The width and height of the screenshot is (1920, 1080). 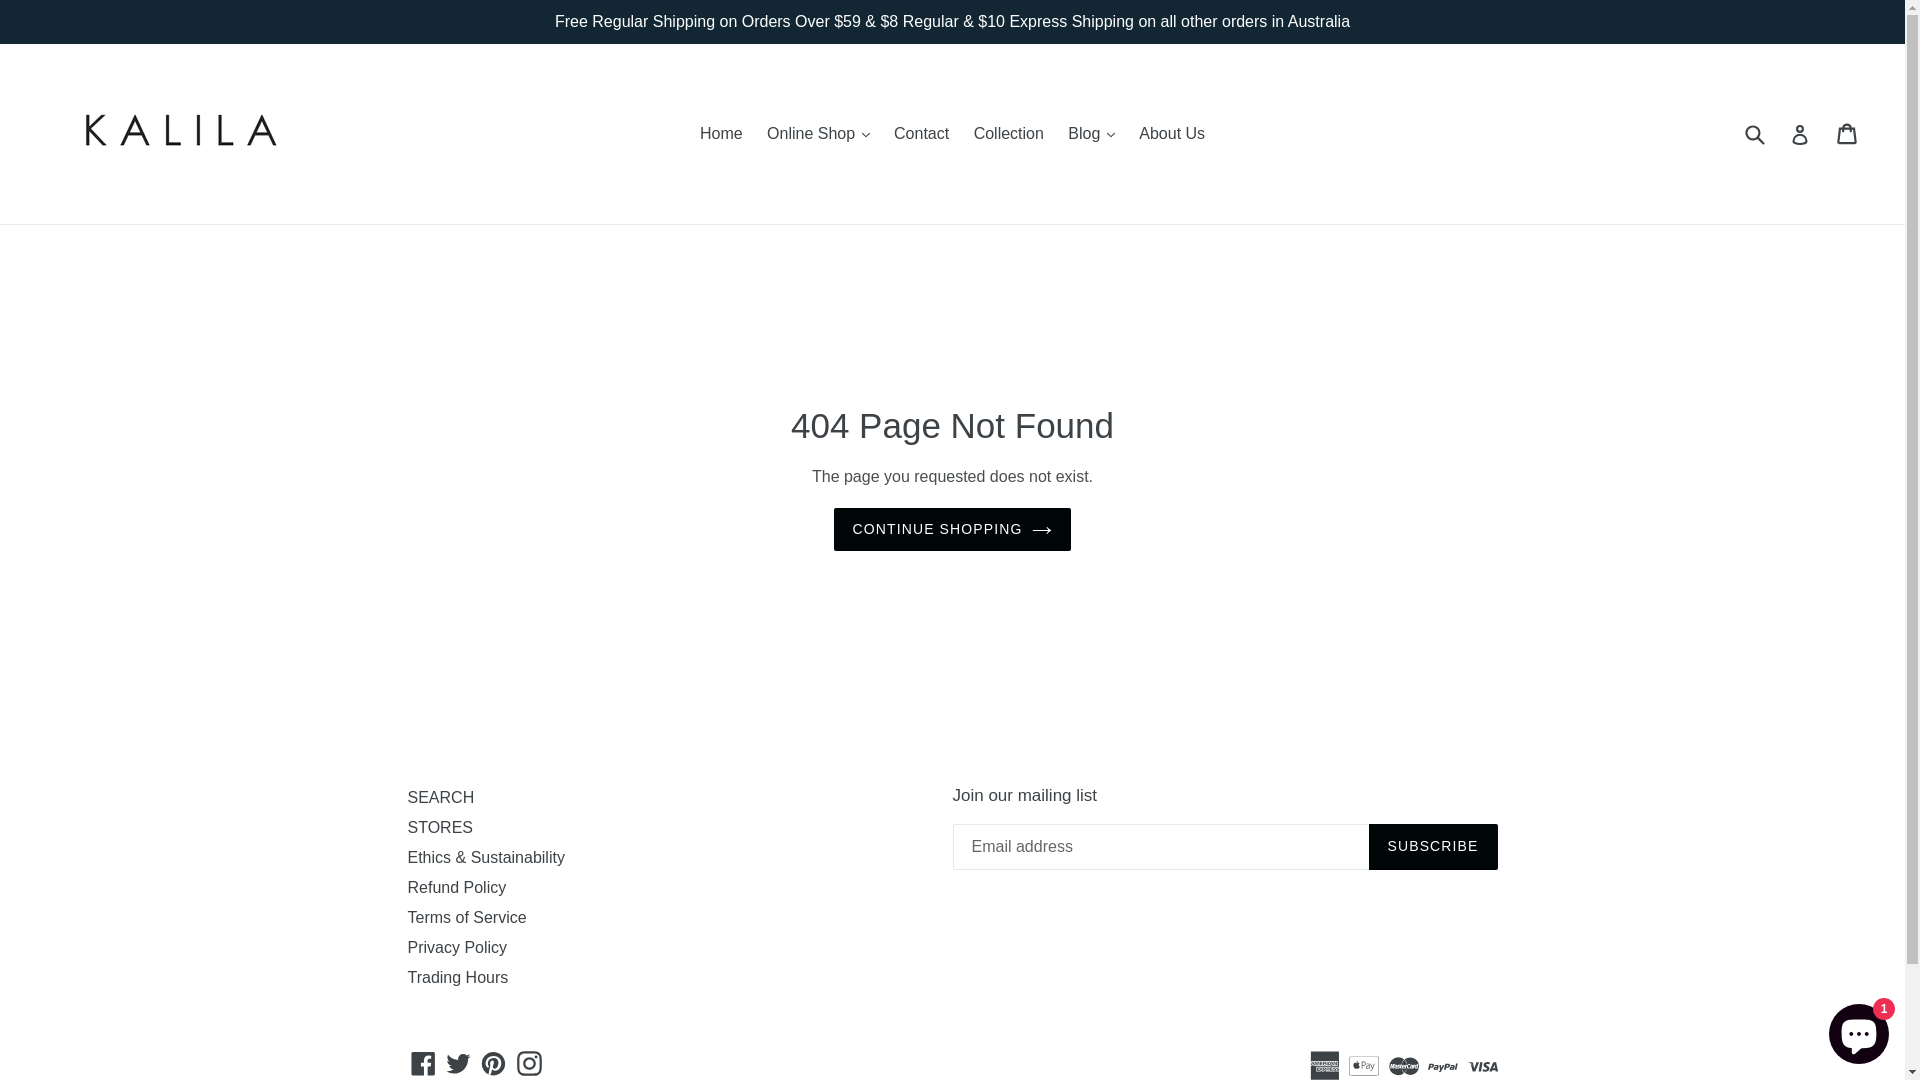 What do you see at coordinates (1837, 134) in the screenshot?
I see `'Cart` at bounding box center [1837, 134].